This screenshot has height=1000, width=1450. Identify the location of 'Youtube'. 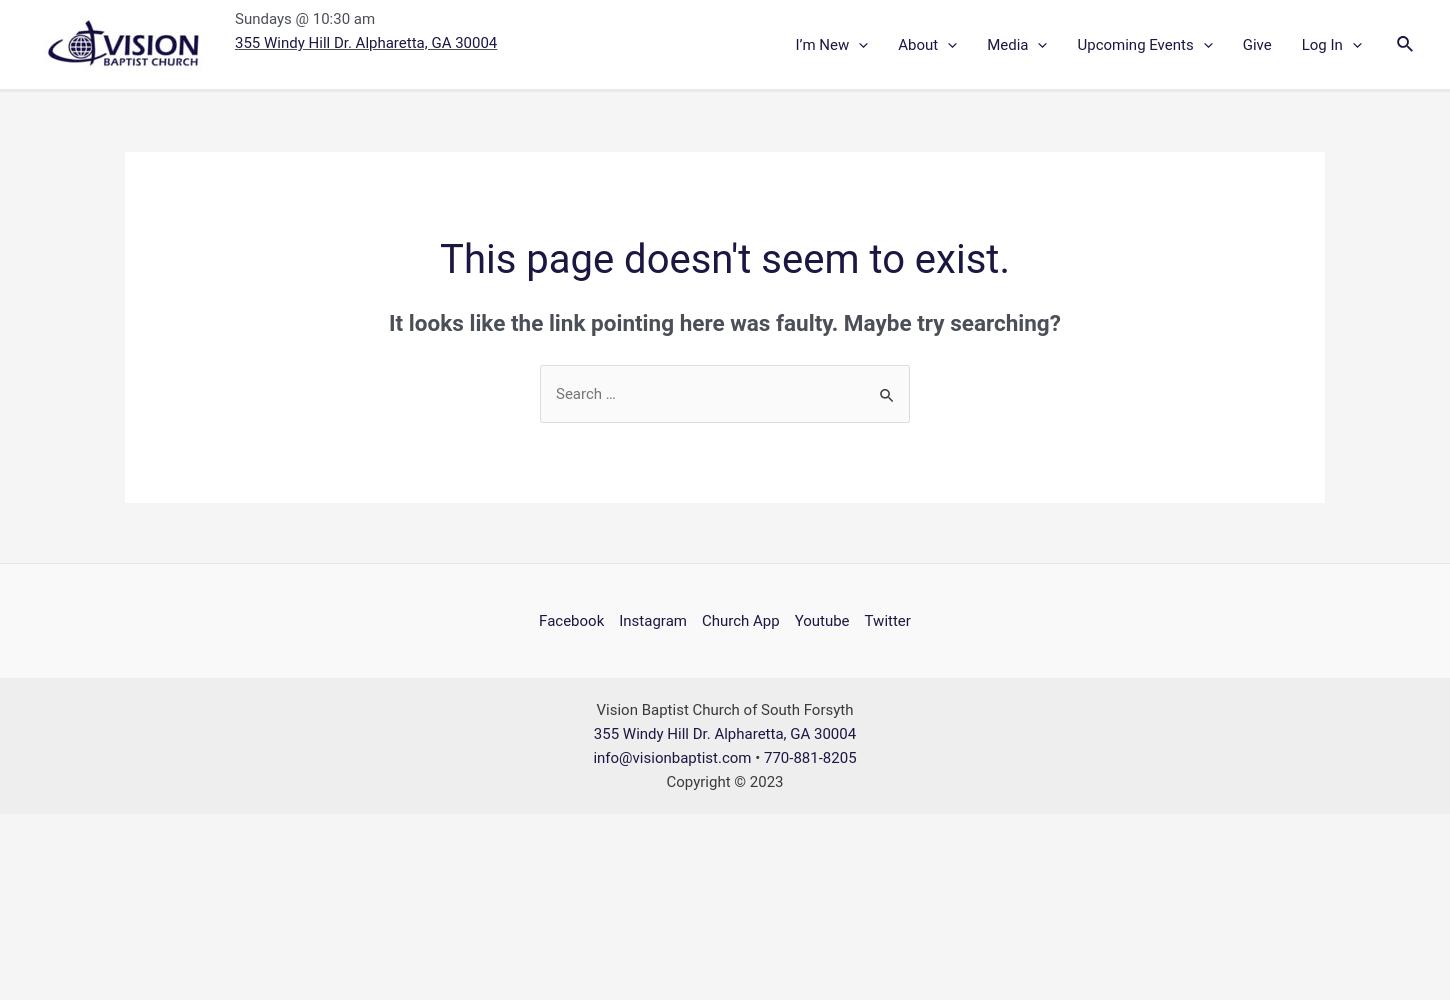
(794, 619).